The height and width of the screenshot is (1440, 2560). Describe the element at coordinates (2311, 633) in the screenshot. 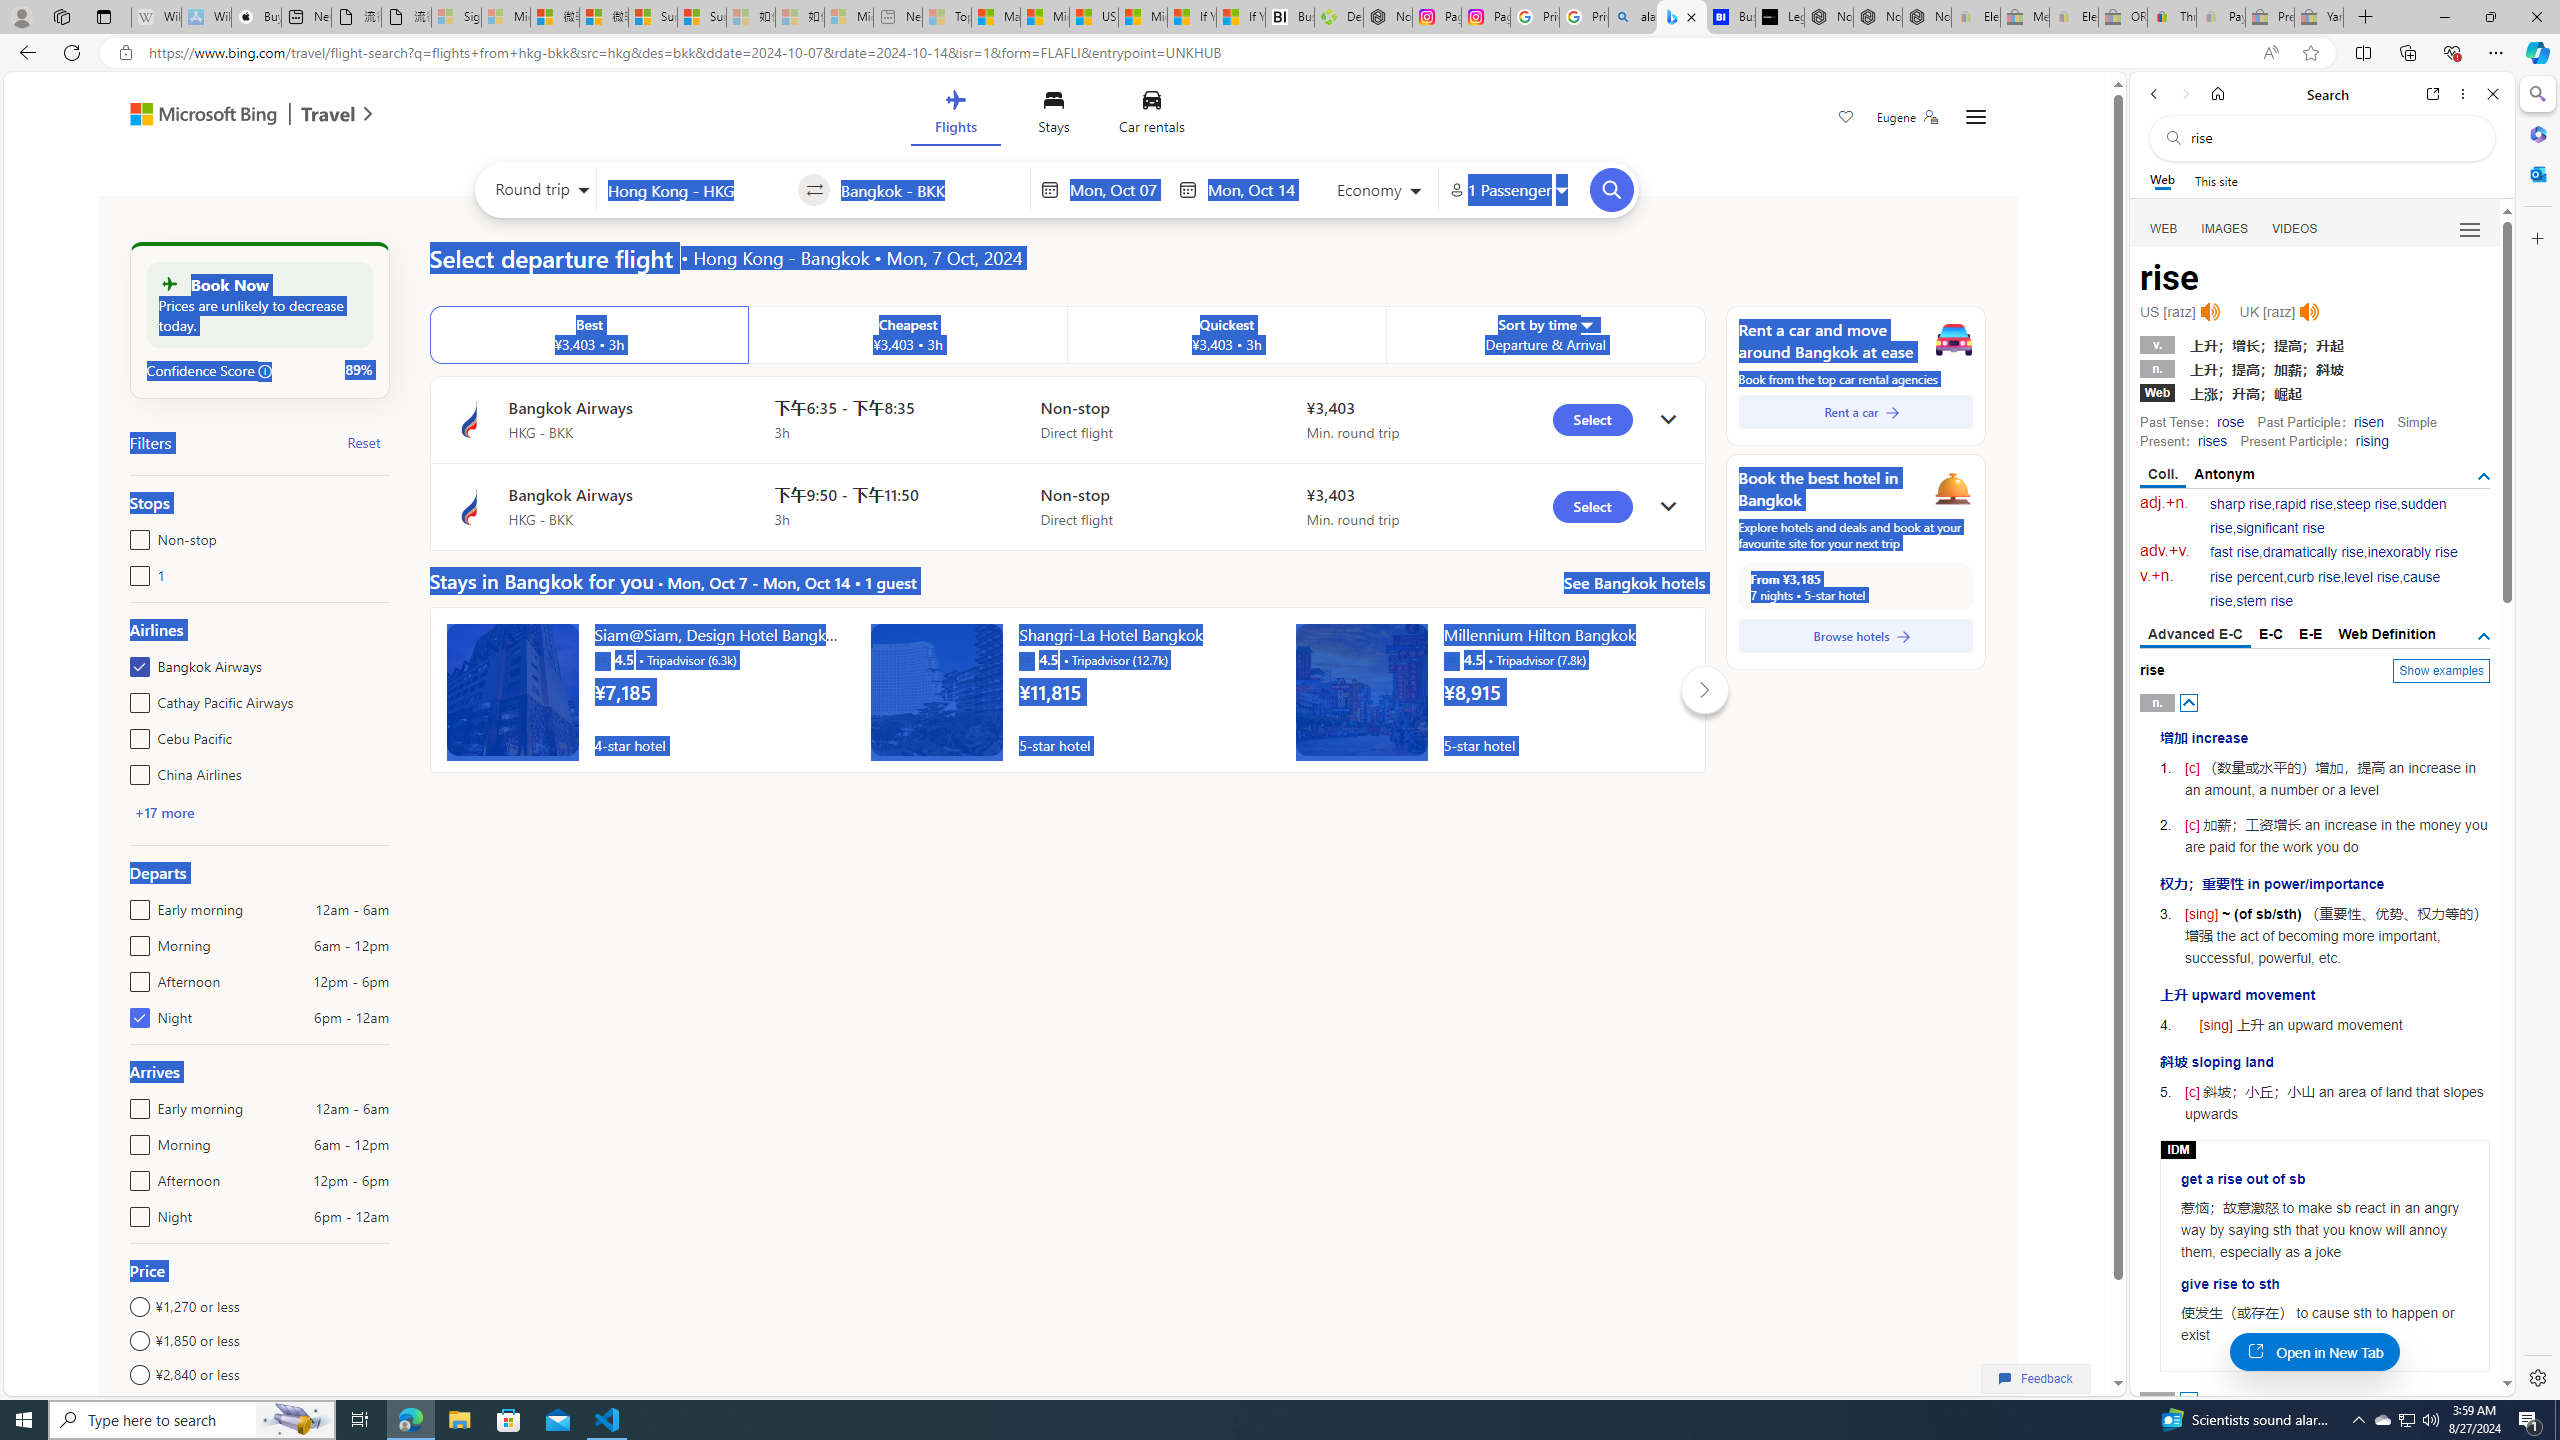

I see `'E-E'` at that location.